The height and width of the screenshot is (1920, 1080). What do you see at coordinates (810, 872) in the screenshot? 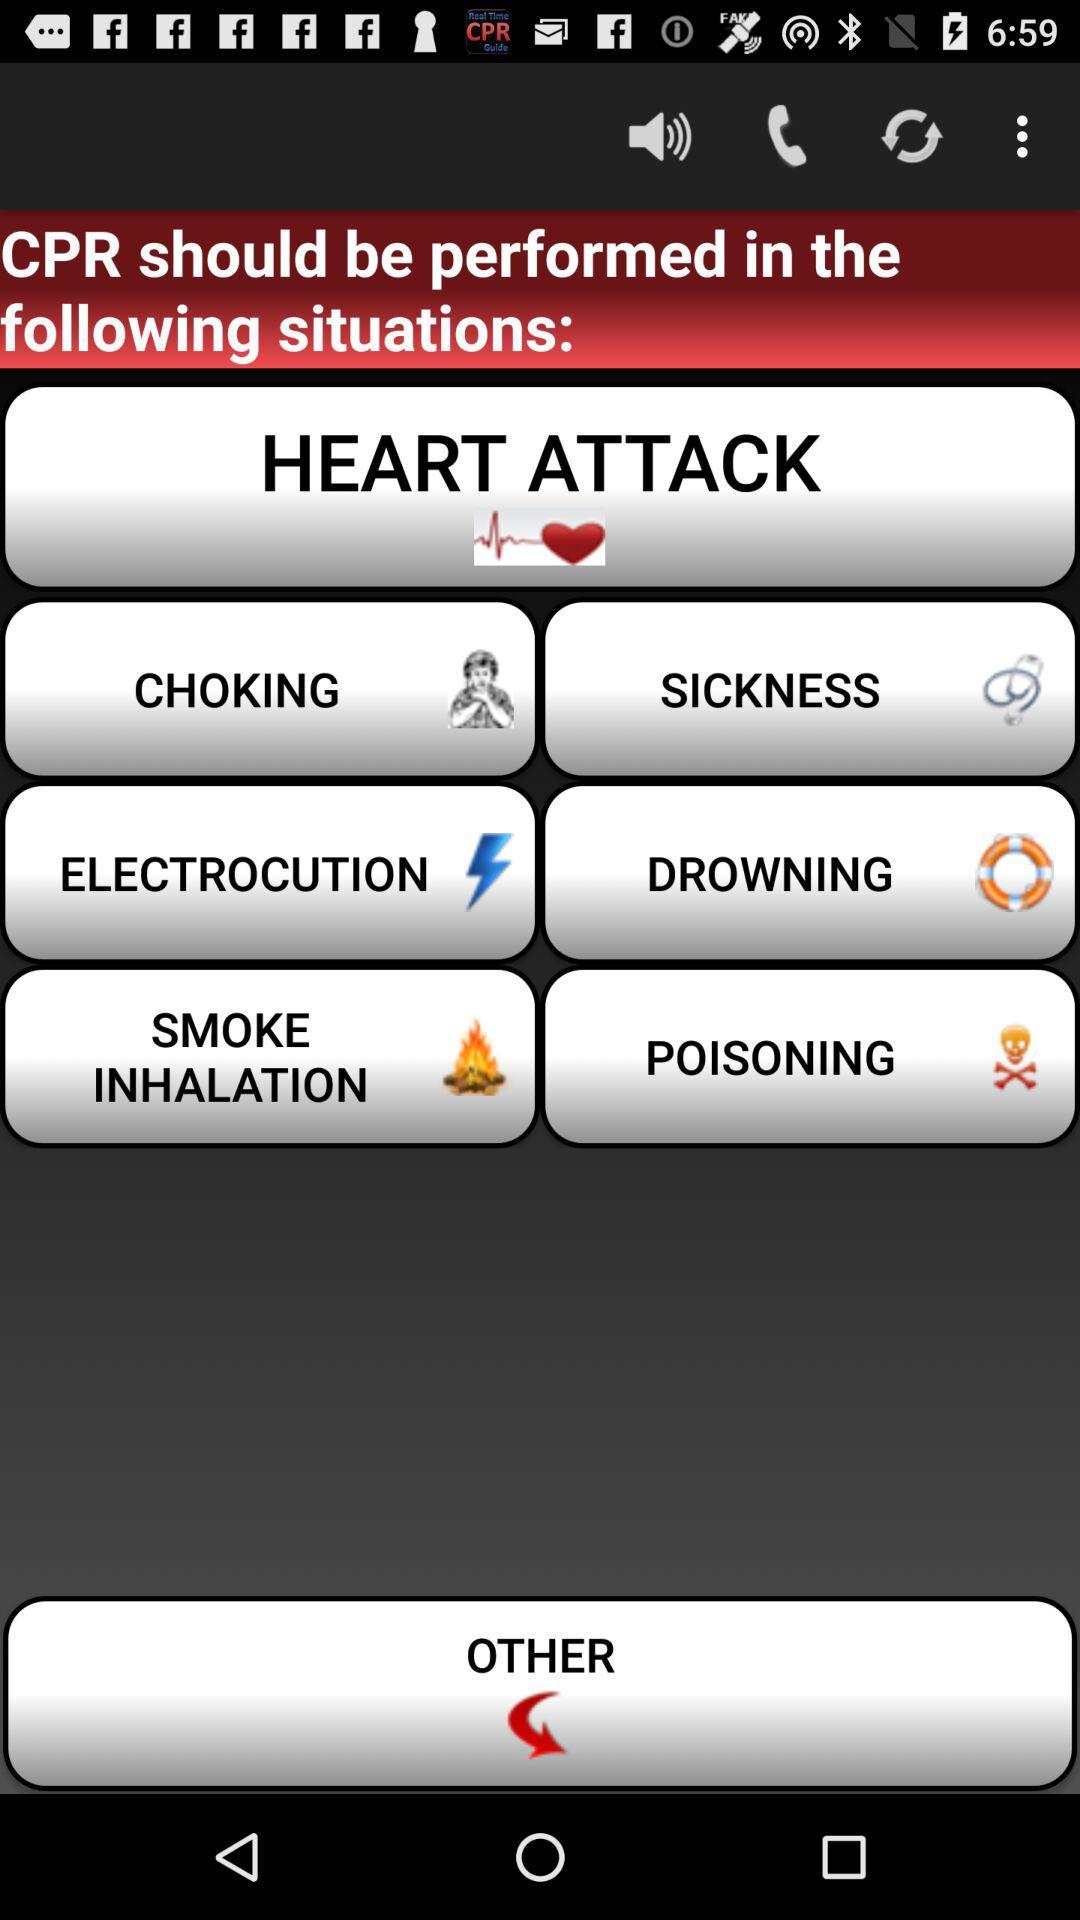
I see `item below choking icon` at bounding box center [810, 872].